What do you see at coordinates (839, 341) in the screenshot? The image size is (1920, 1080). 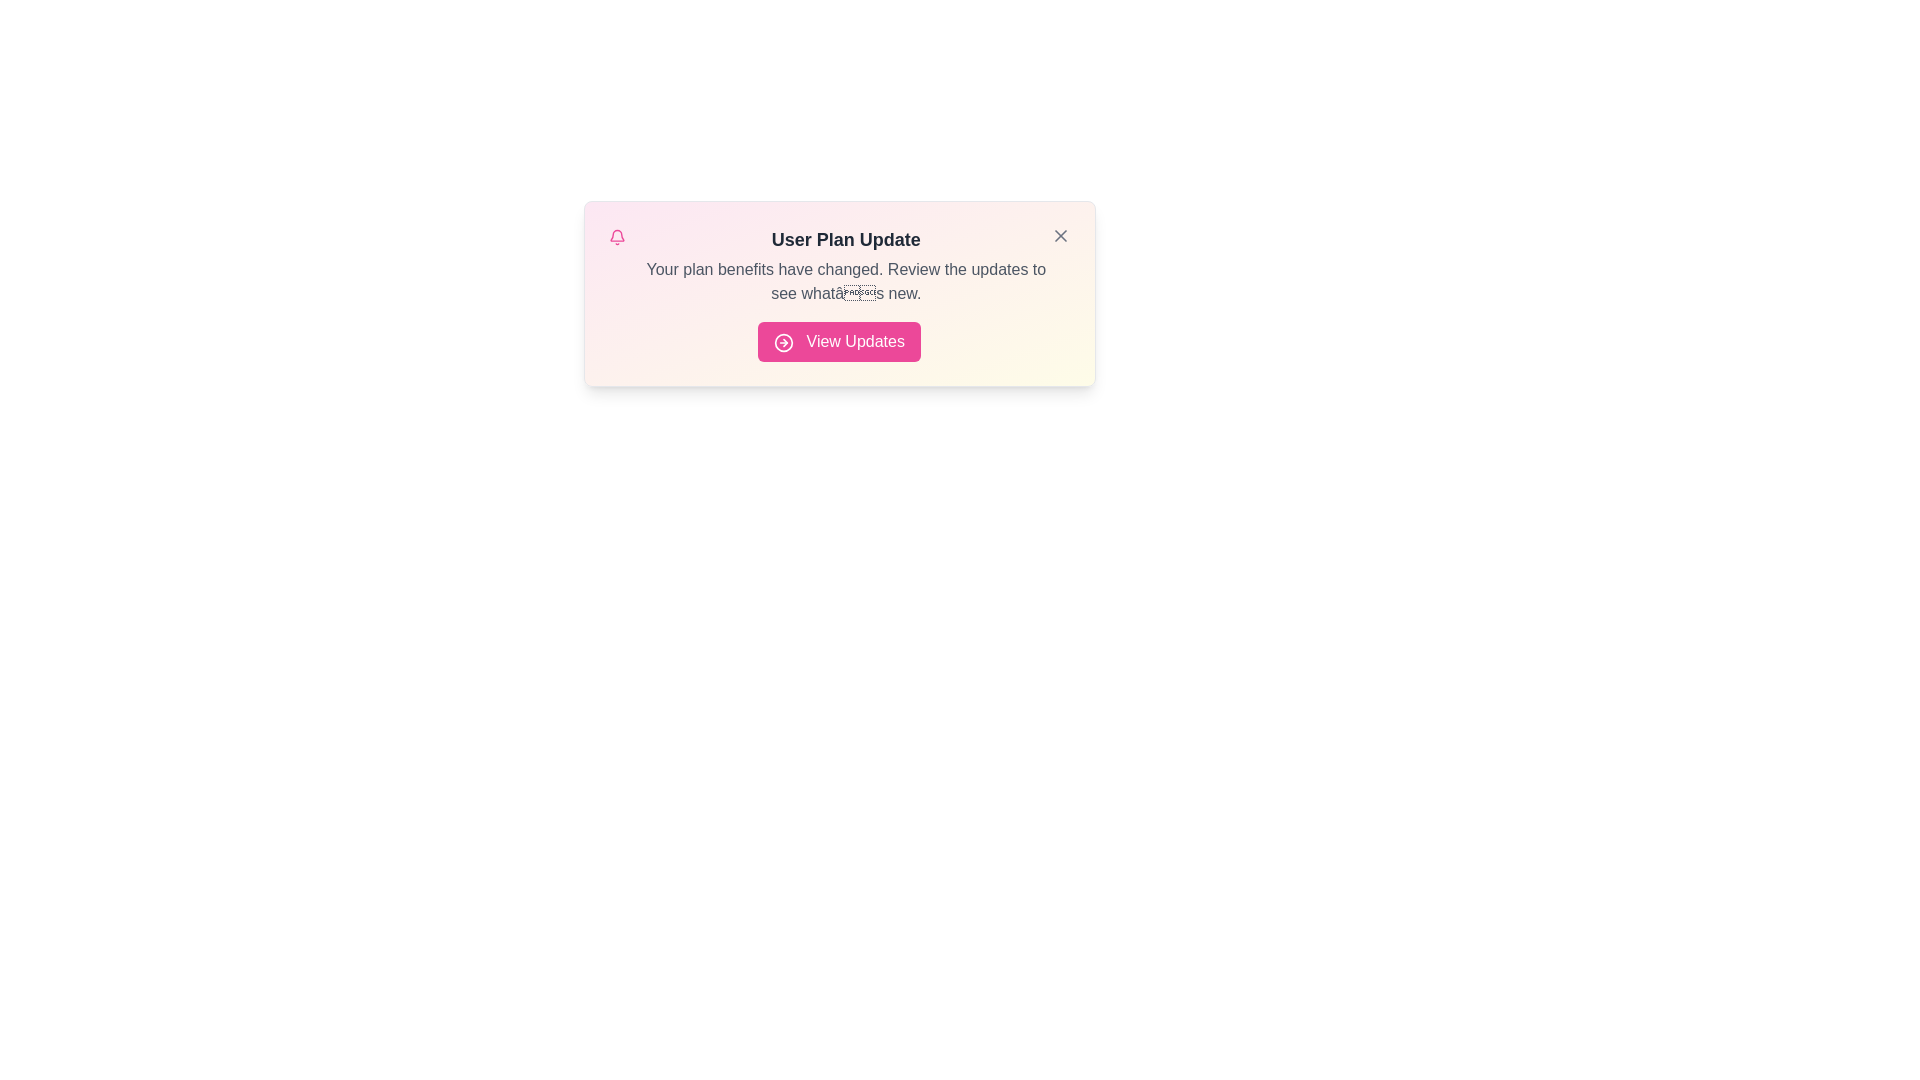 I see `the view_updates_button to observe visual feedback` at bounding box center [839, 341].